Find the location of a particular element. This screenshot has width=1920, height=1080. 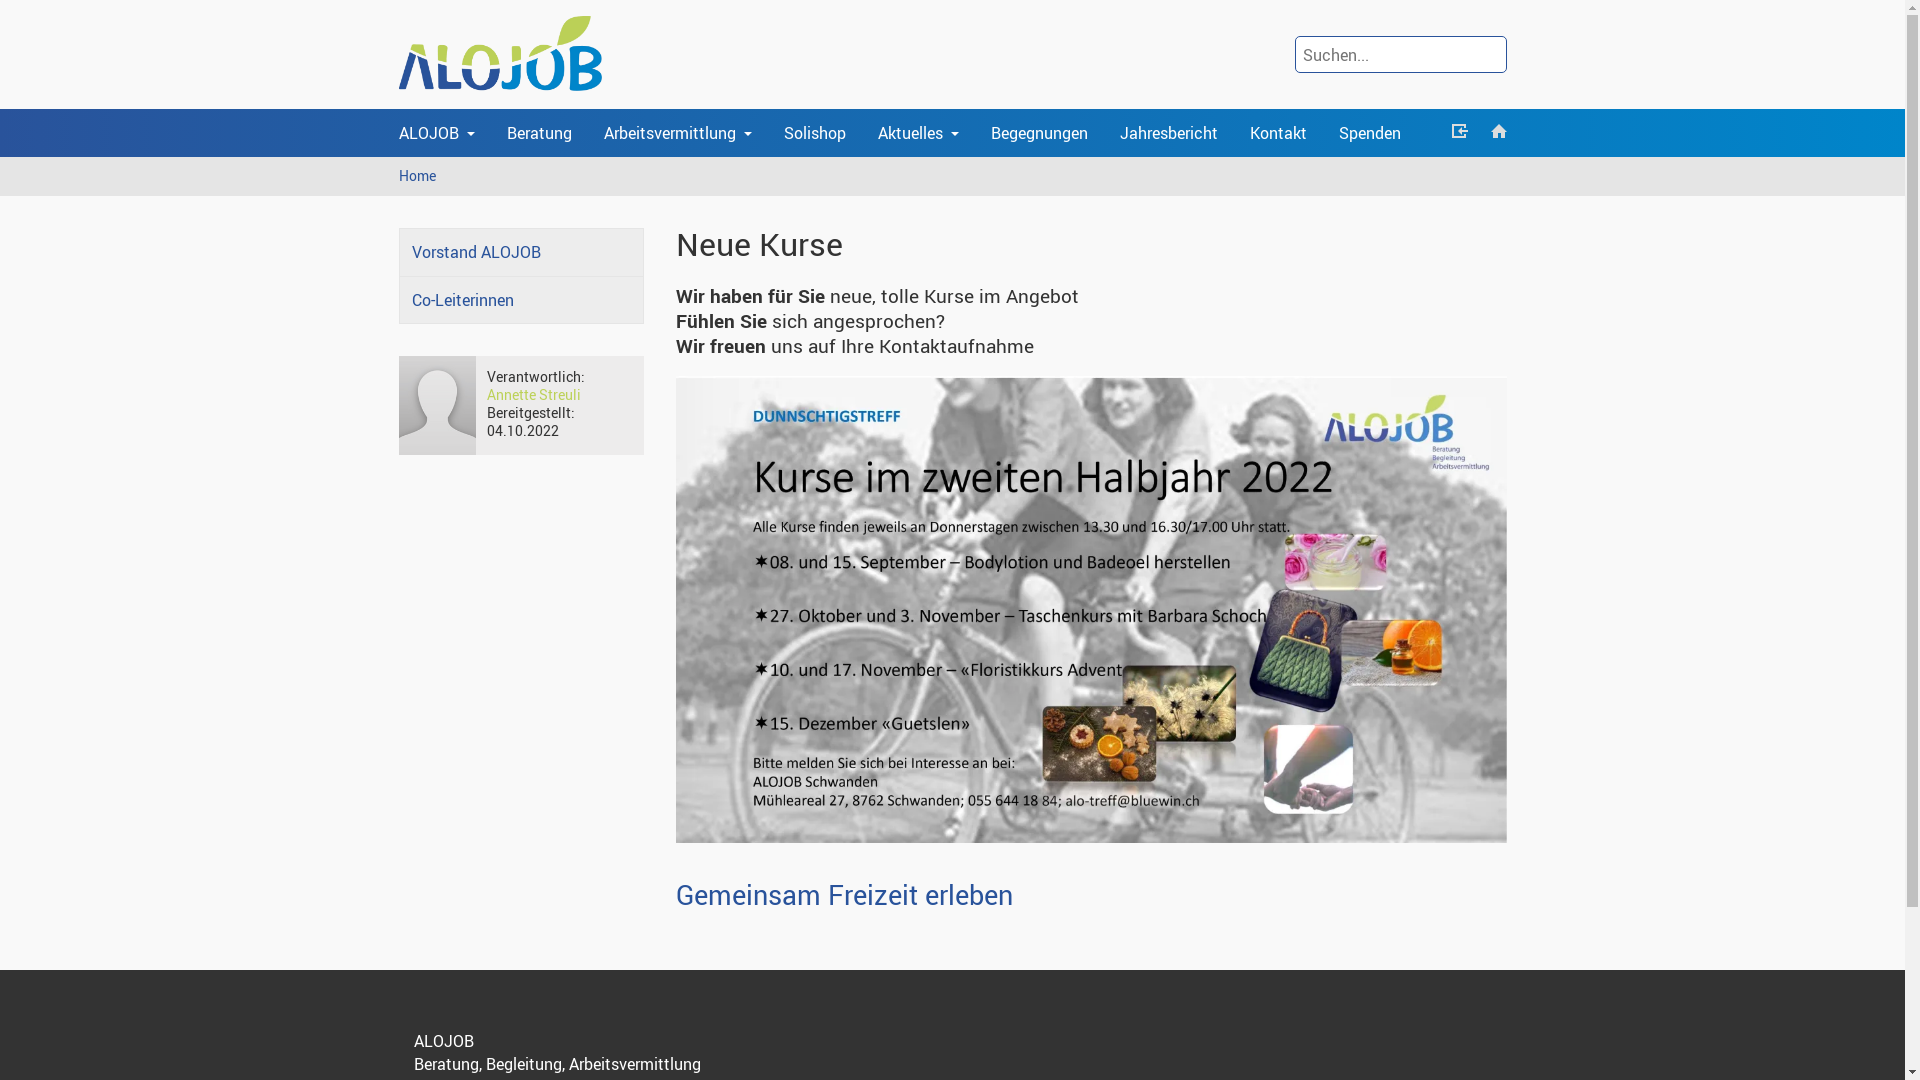

'Beratung' is located at coordinates (538, 132).